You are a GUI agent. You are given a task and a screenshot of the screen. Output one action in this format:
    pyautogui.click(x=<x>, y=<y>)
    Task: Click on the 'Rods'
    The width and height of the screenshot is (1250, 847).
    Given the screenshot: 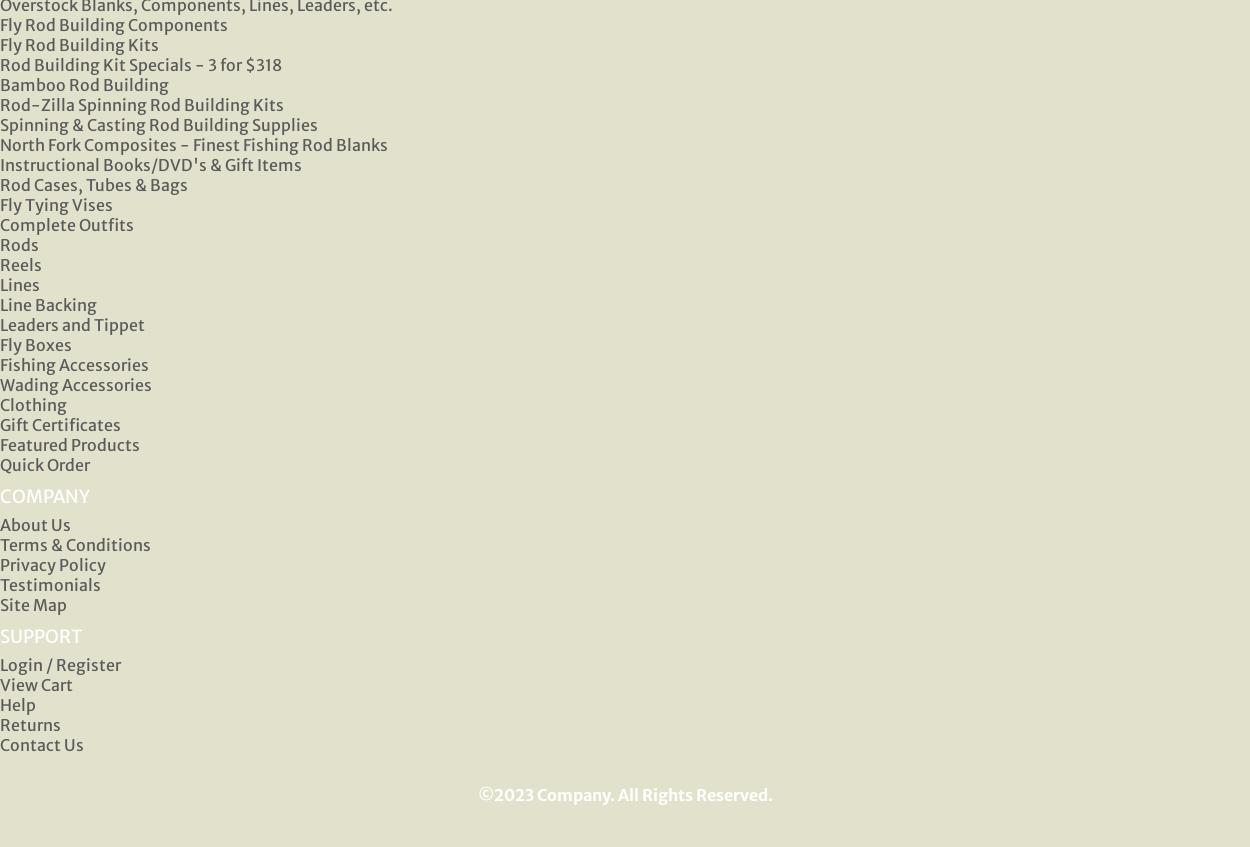 What is the action you would take?
    pyautogui.click(x=0, y=244)
    